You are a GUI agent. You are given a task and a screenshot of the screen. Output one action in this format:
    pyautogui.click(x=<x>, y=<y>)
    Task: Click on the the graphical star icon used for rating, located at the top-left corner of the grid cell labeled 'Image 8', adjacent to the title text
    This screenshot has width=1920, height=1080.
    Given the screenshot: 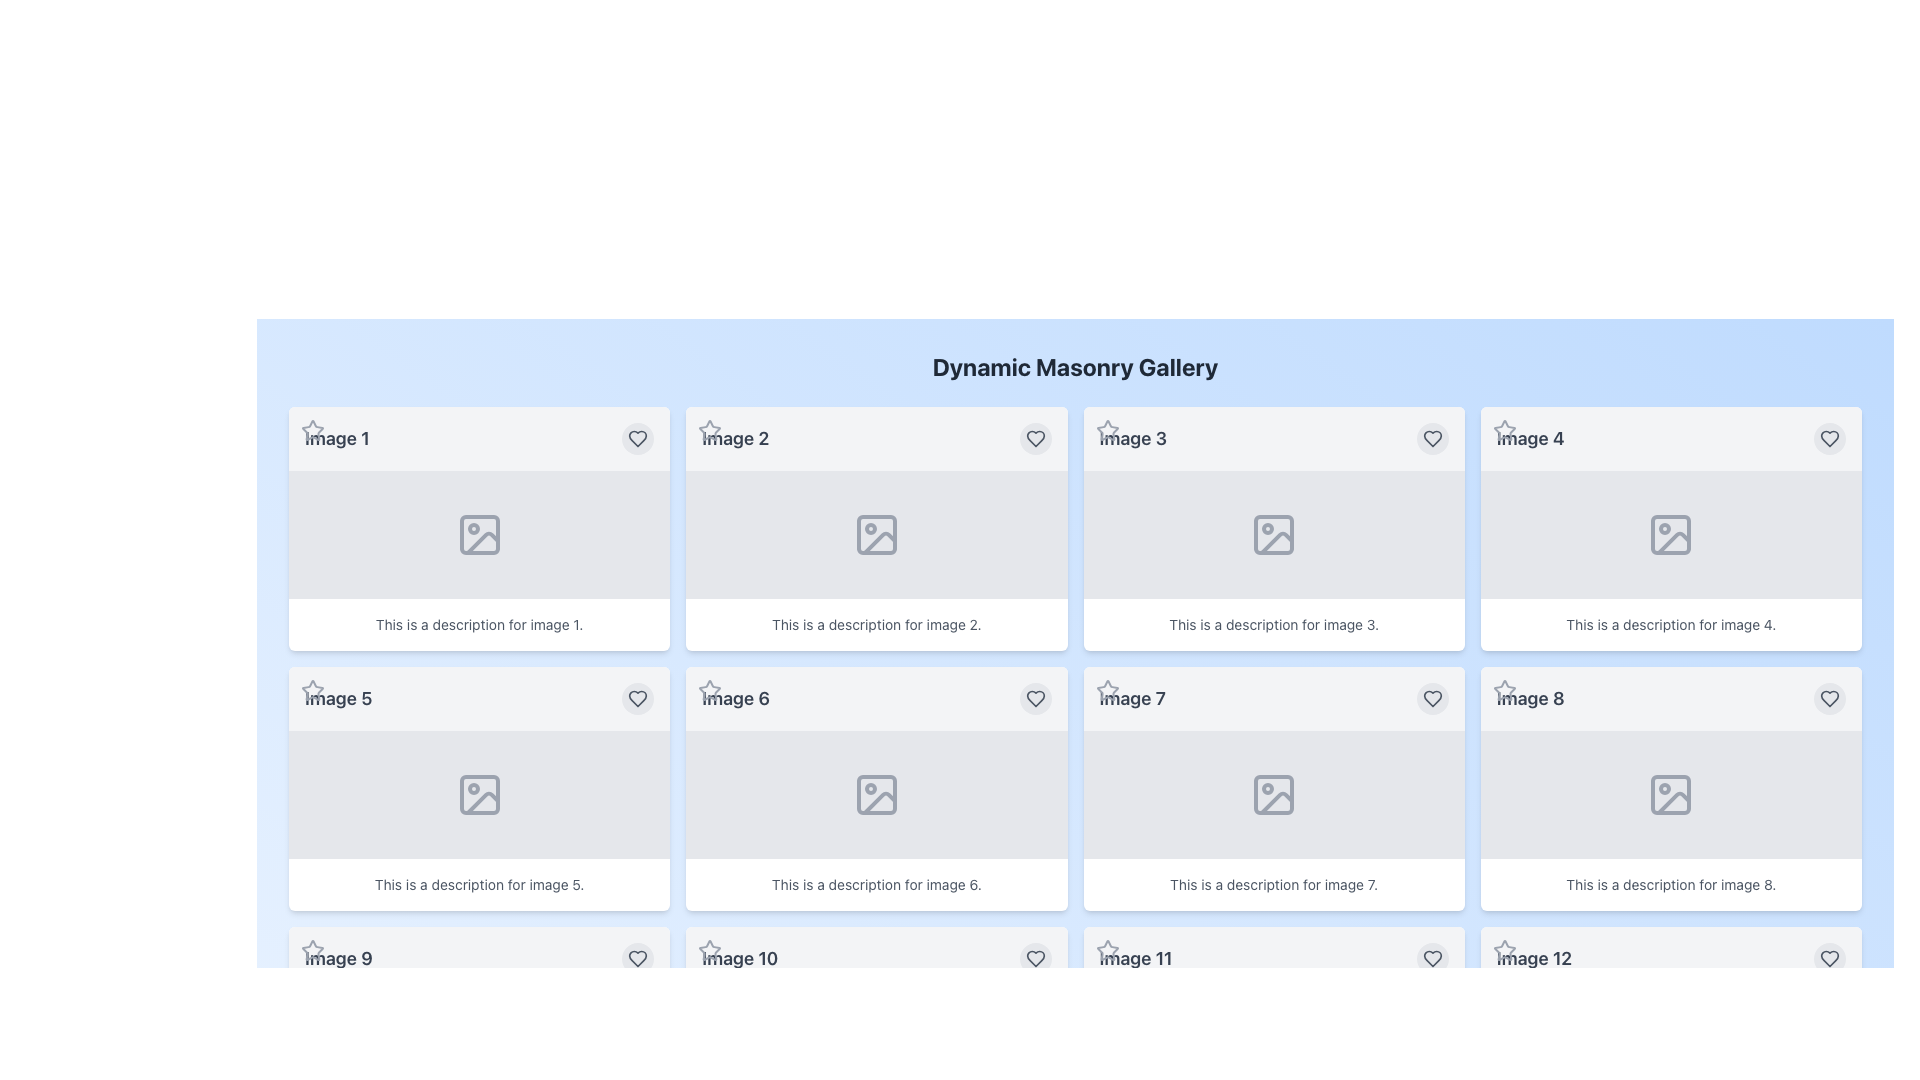 What is the action you would take?
    pyautogui.click(x=1504, y=689)
    